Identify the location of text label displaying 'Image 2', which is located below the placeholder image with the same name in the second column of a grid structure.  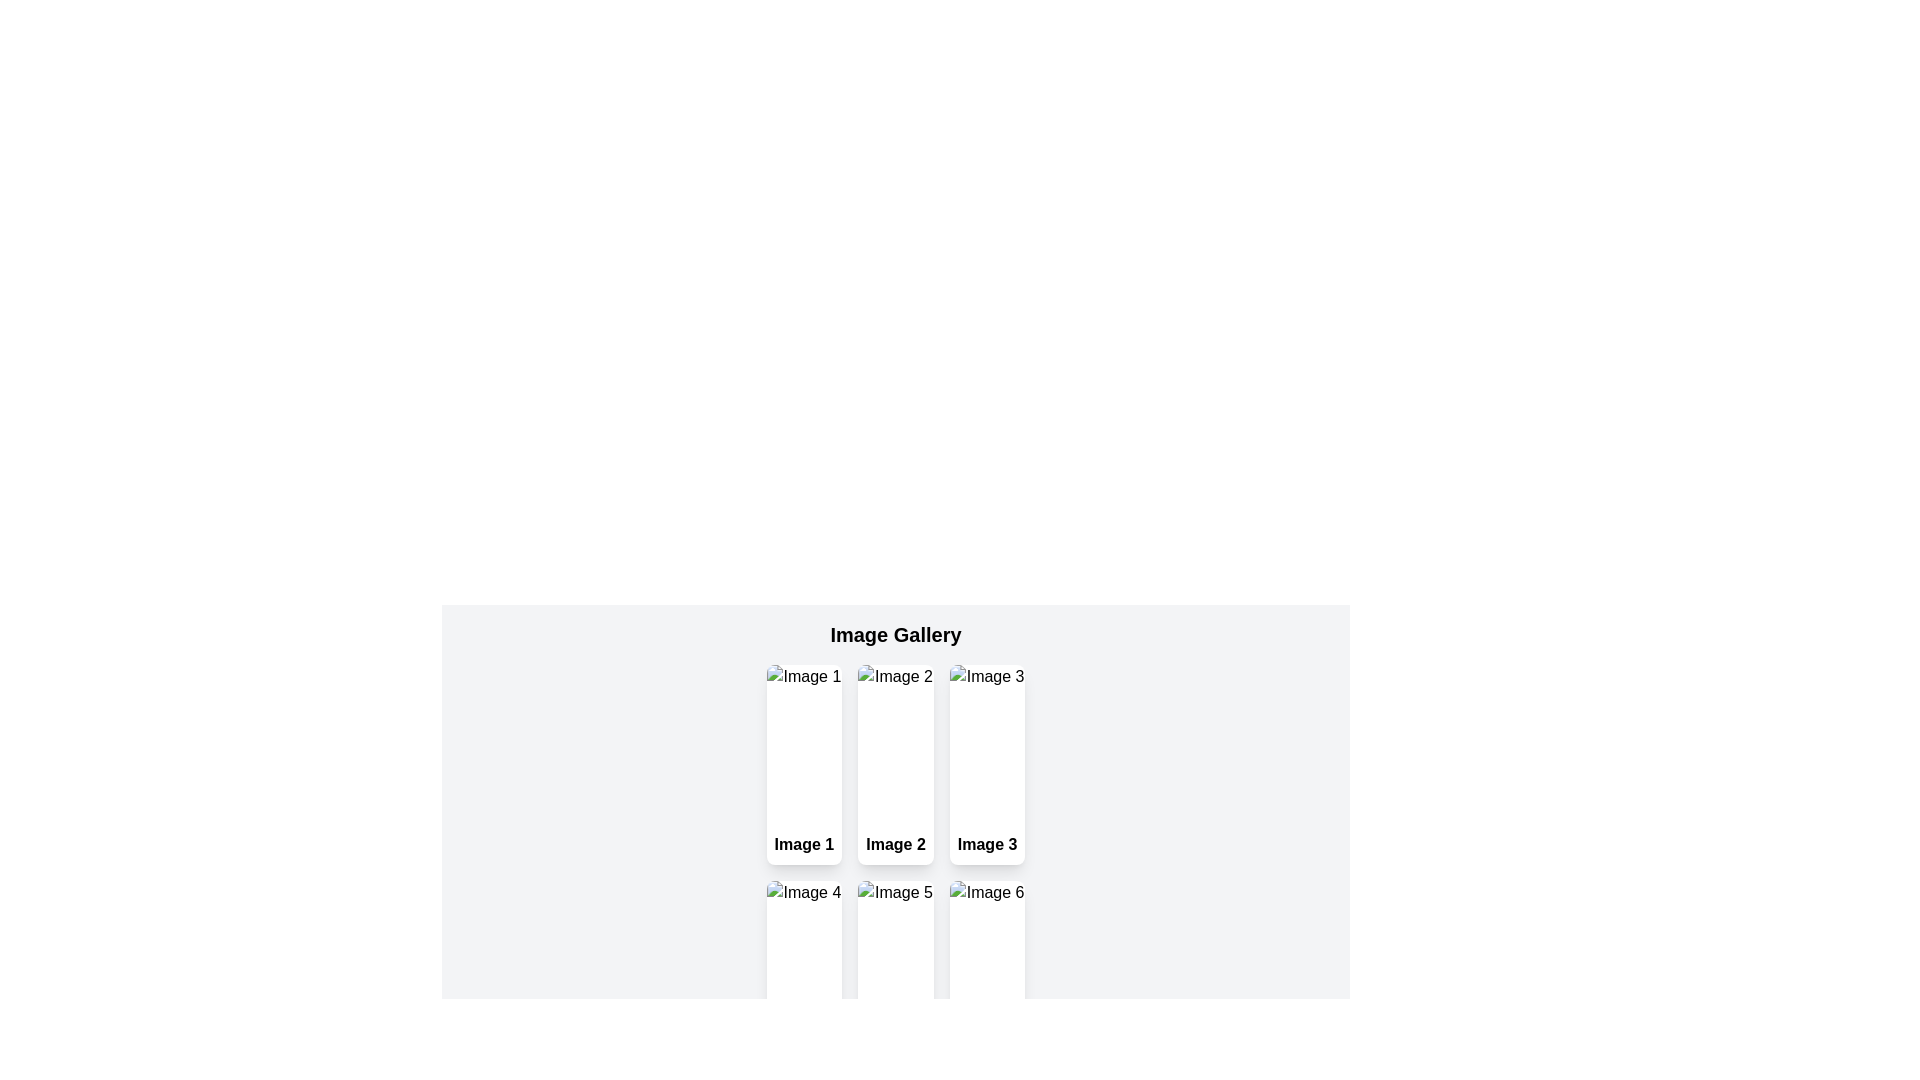
(895, 844).